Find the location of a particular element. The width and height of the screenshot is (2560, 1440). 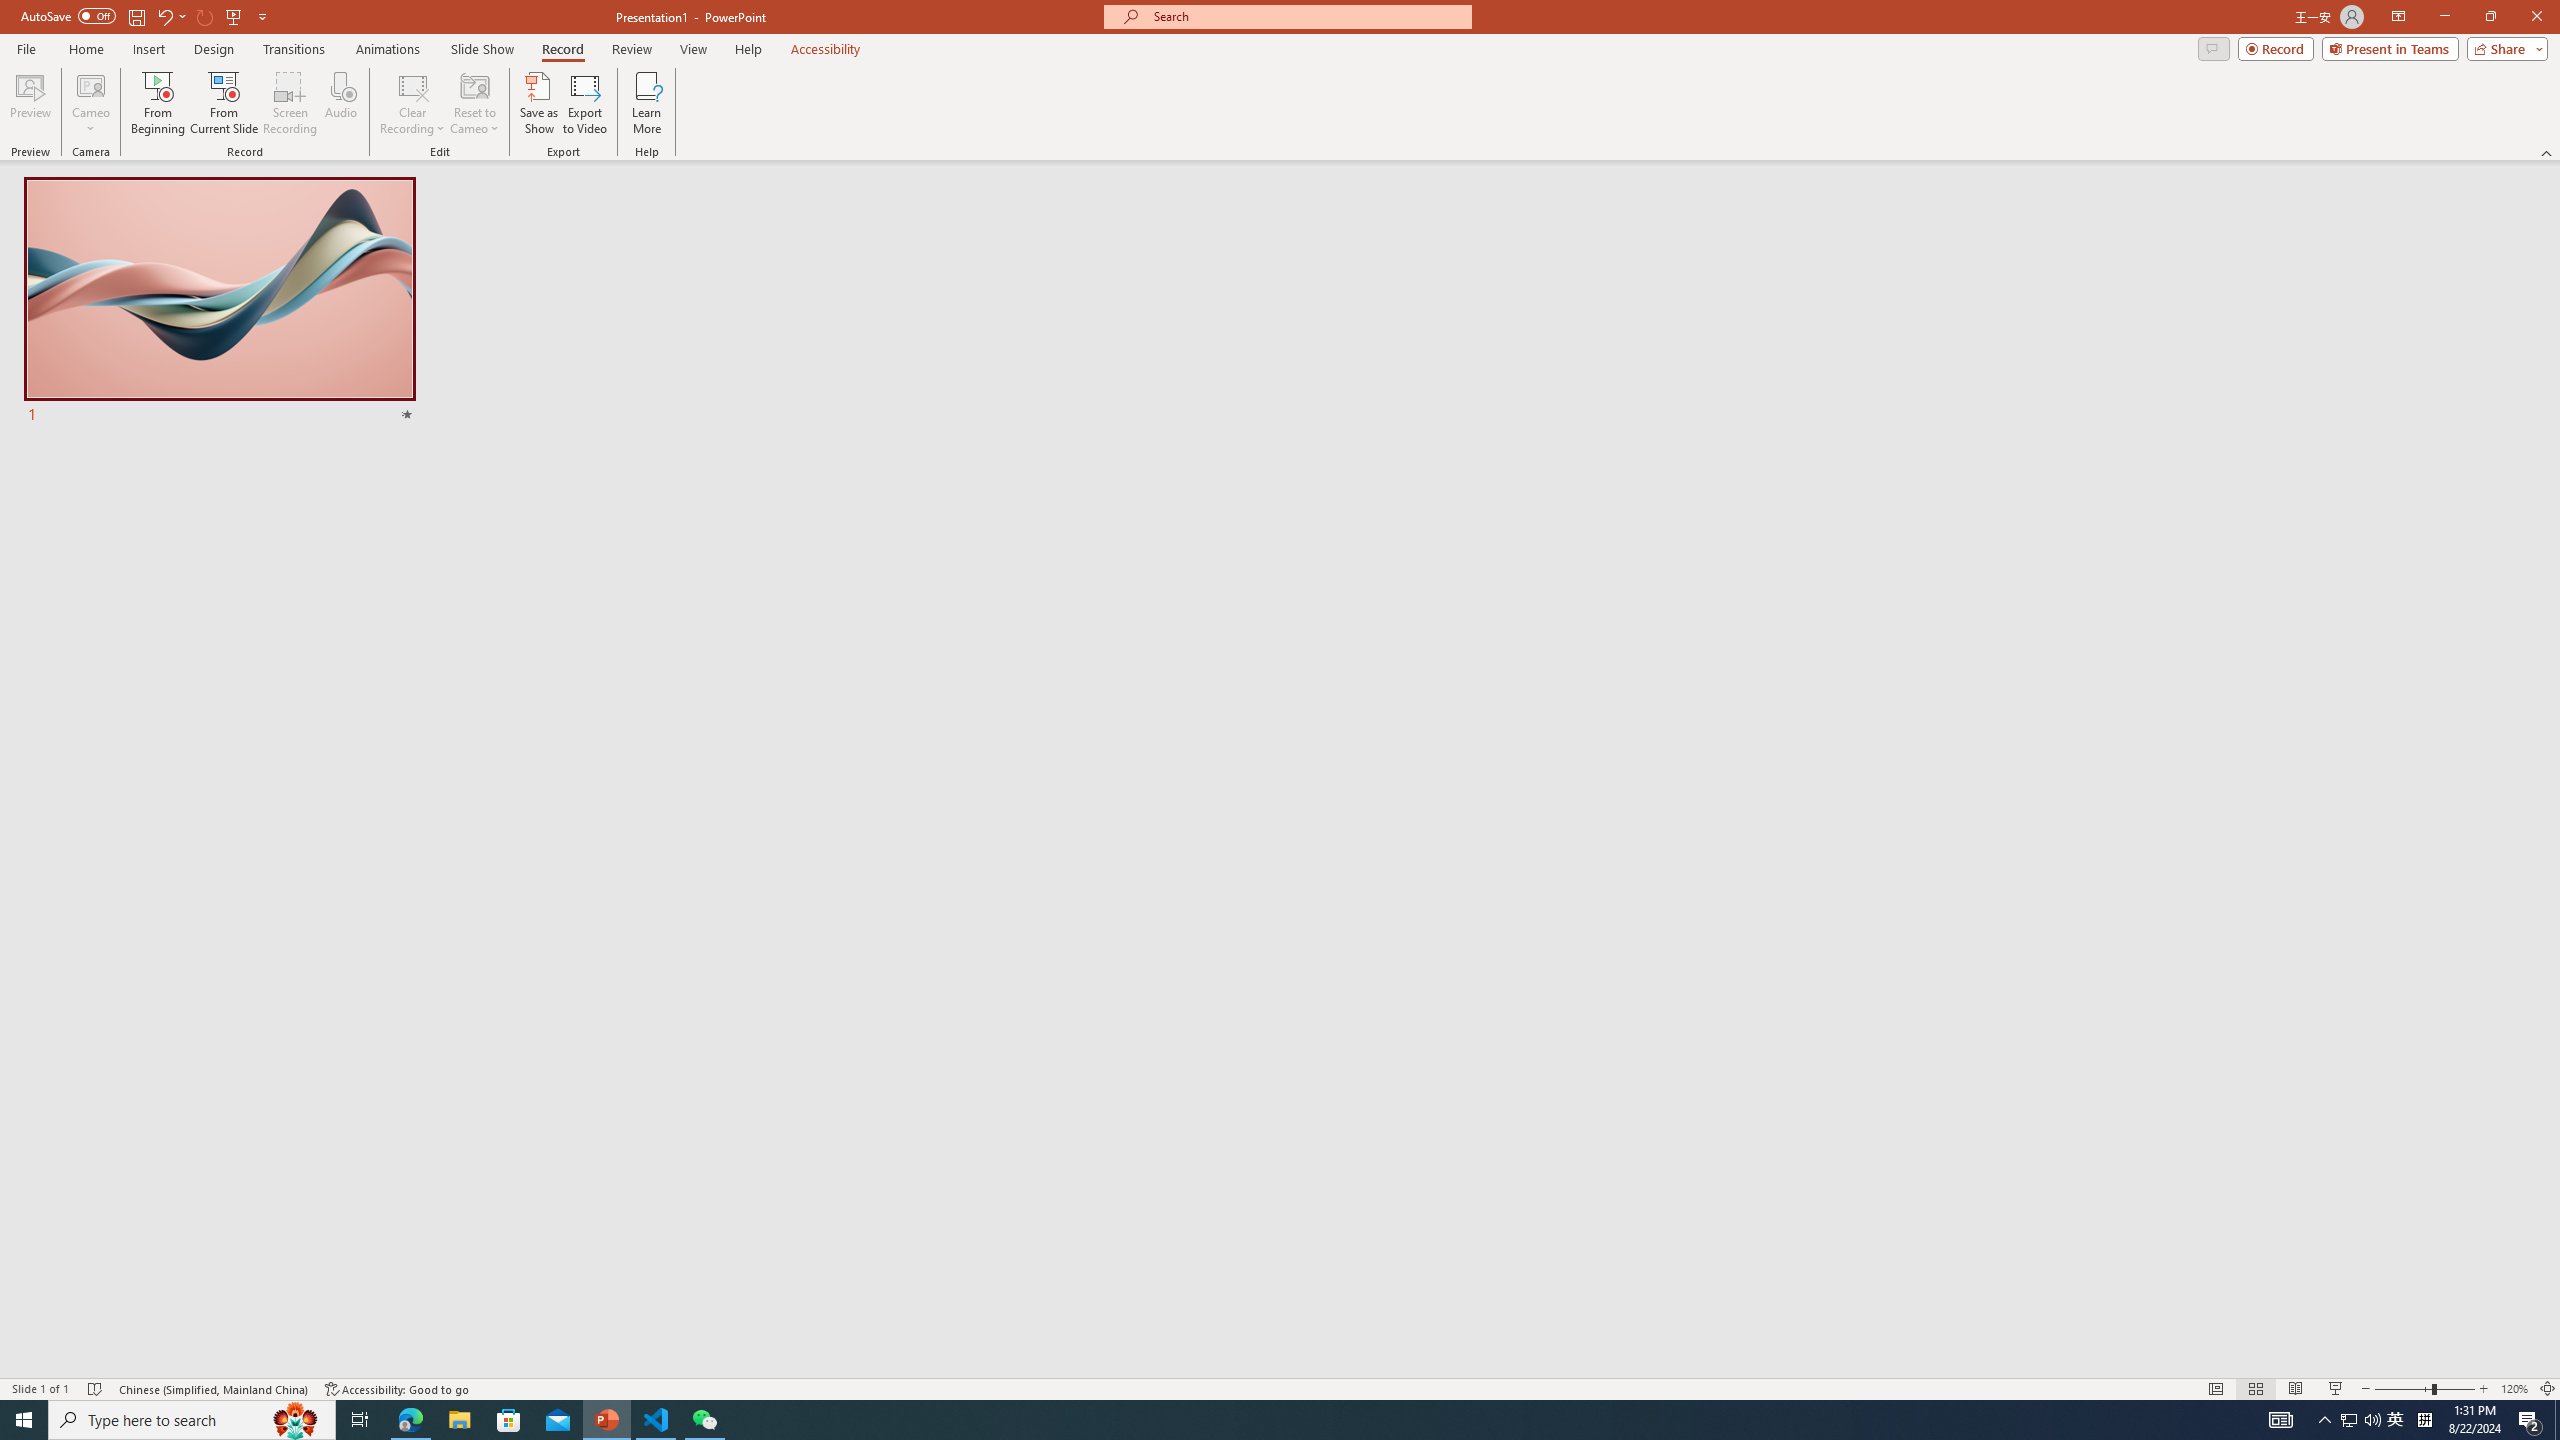

'Zoom 120%' is located at coordinates (2515, 1389).